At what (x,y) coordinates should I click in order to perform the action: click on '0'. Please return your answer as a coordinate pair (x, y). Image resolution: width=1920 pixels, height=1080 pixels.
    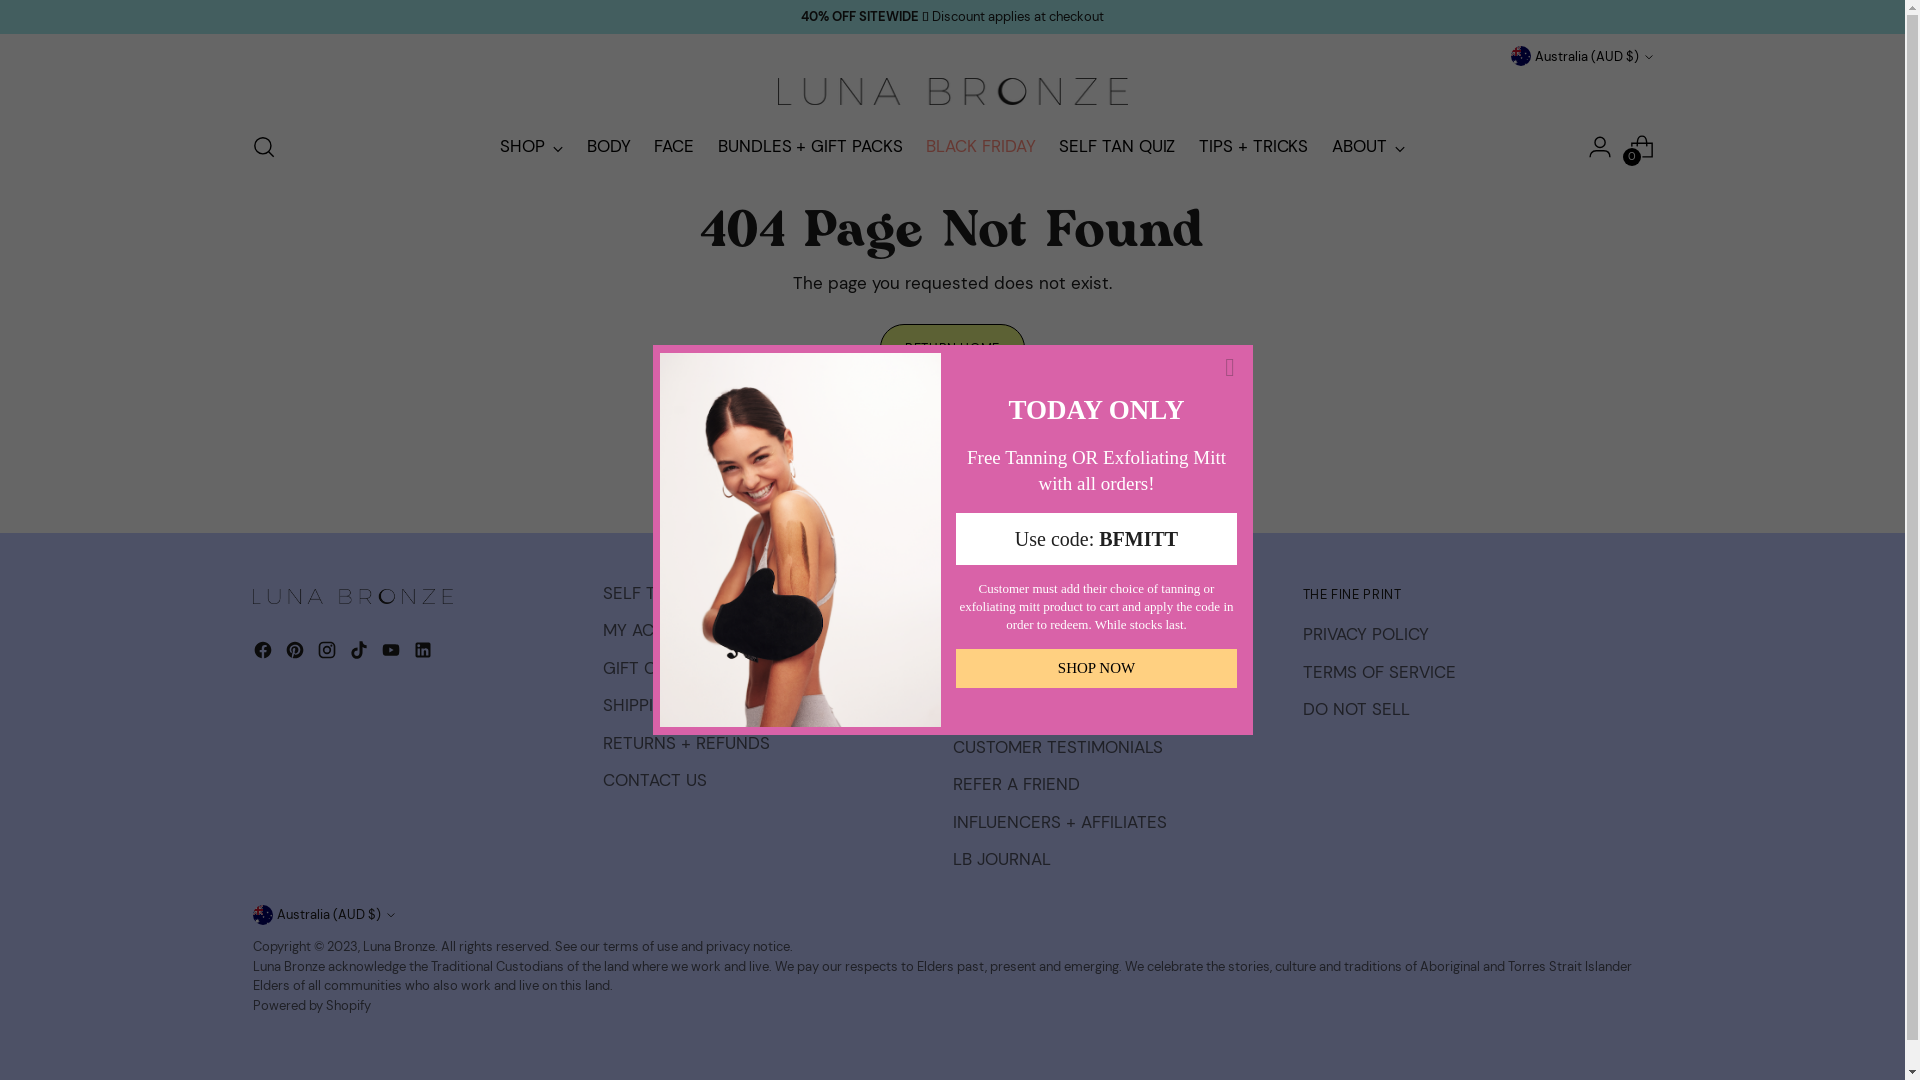
    Looking at the image, I should click on (1622, 145).